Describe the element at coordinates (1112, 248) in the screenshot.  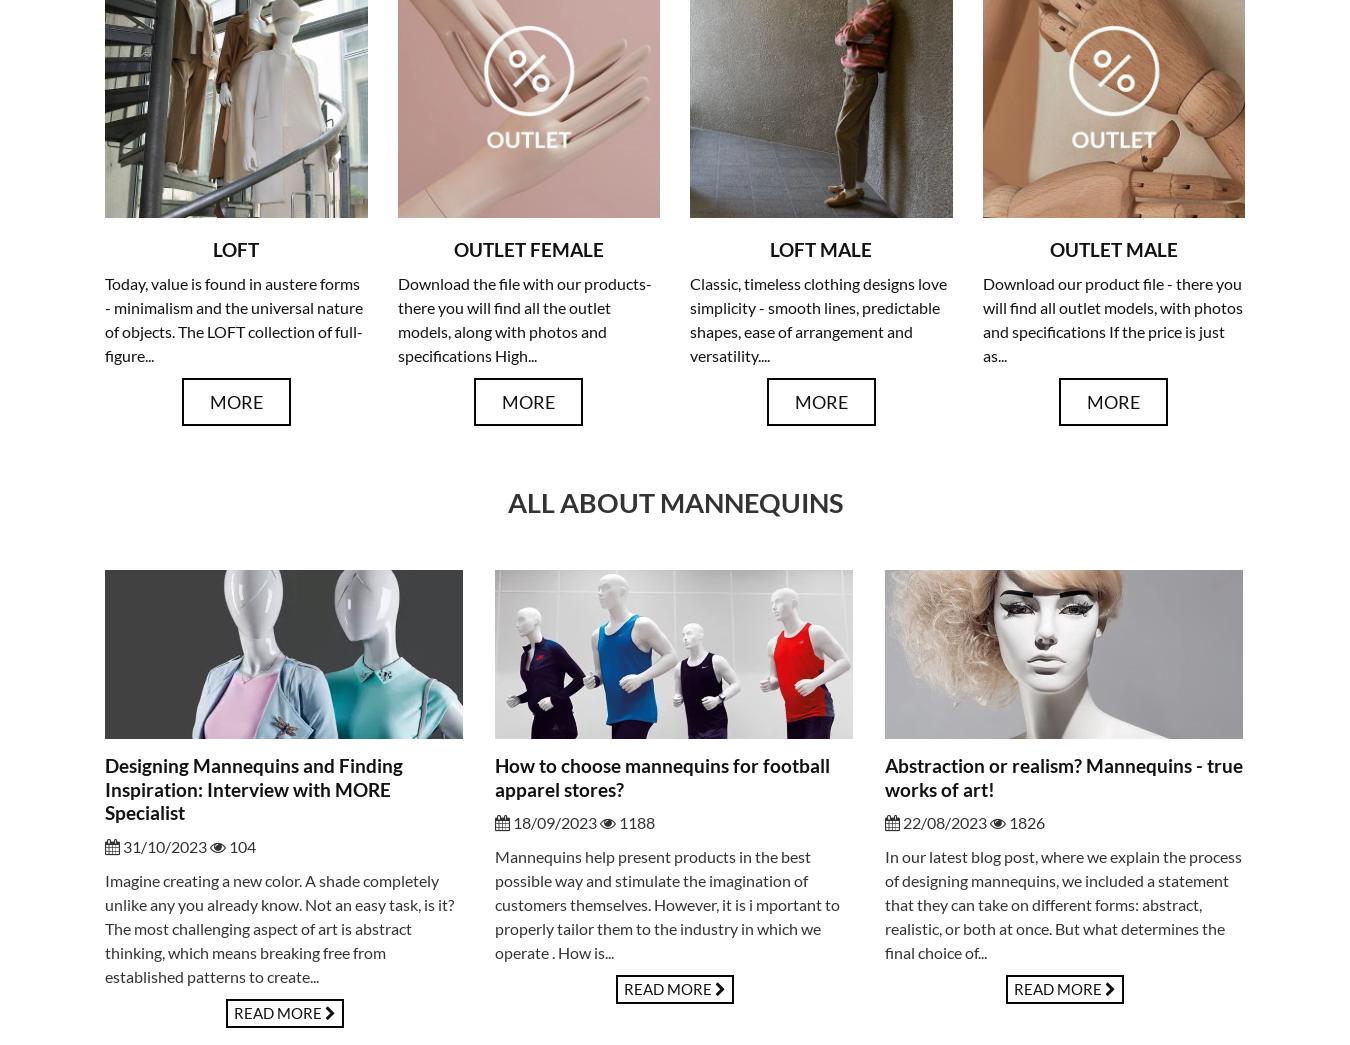
I see `'OUTLET MALE'` at that location.